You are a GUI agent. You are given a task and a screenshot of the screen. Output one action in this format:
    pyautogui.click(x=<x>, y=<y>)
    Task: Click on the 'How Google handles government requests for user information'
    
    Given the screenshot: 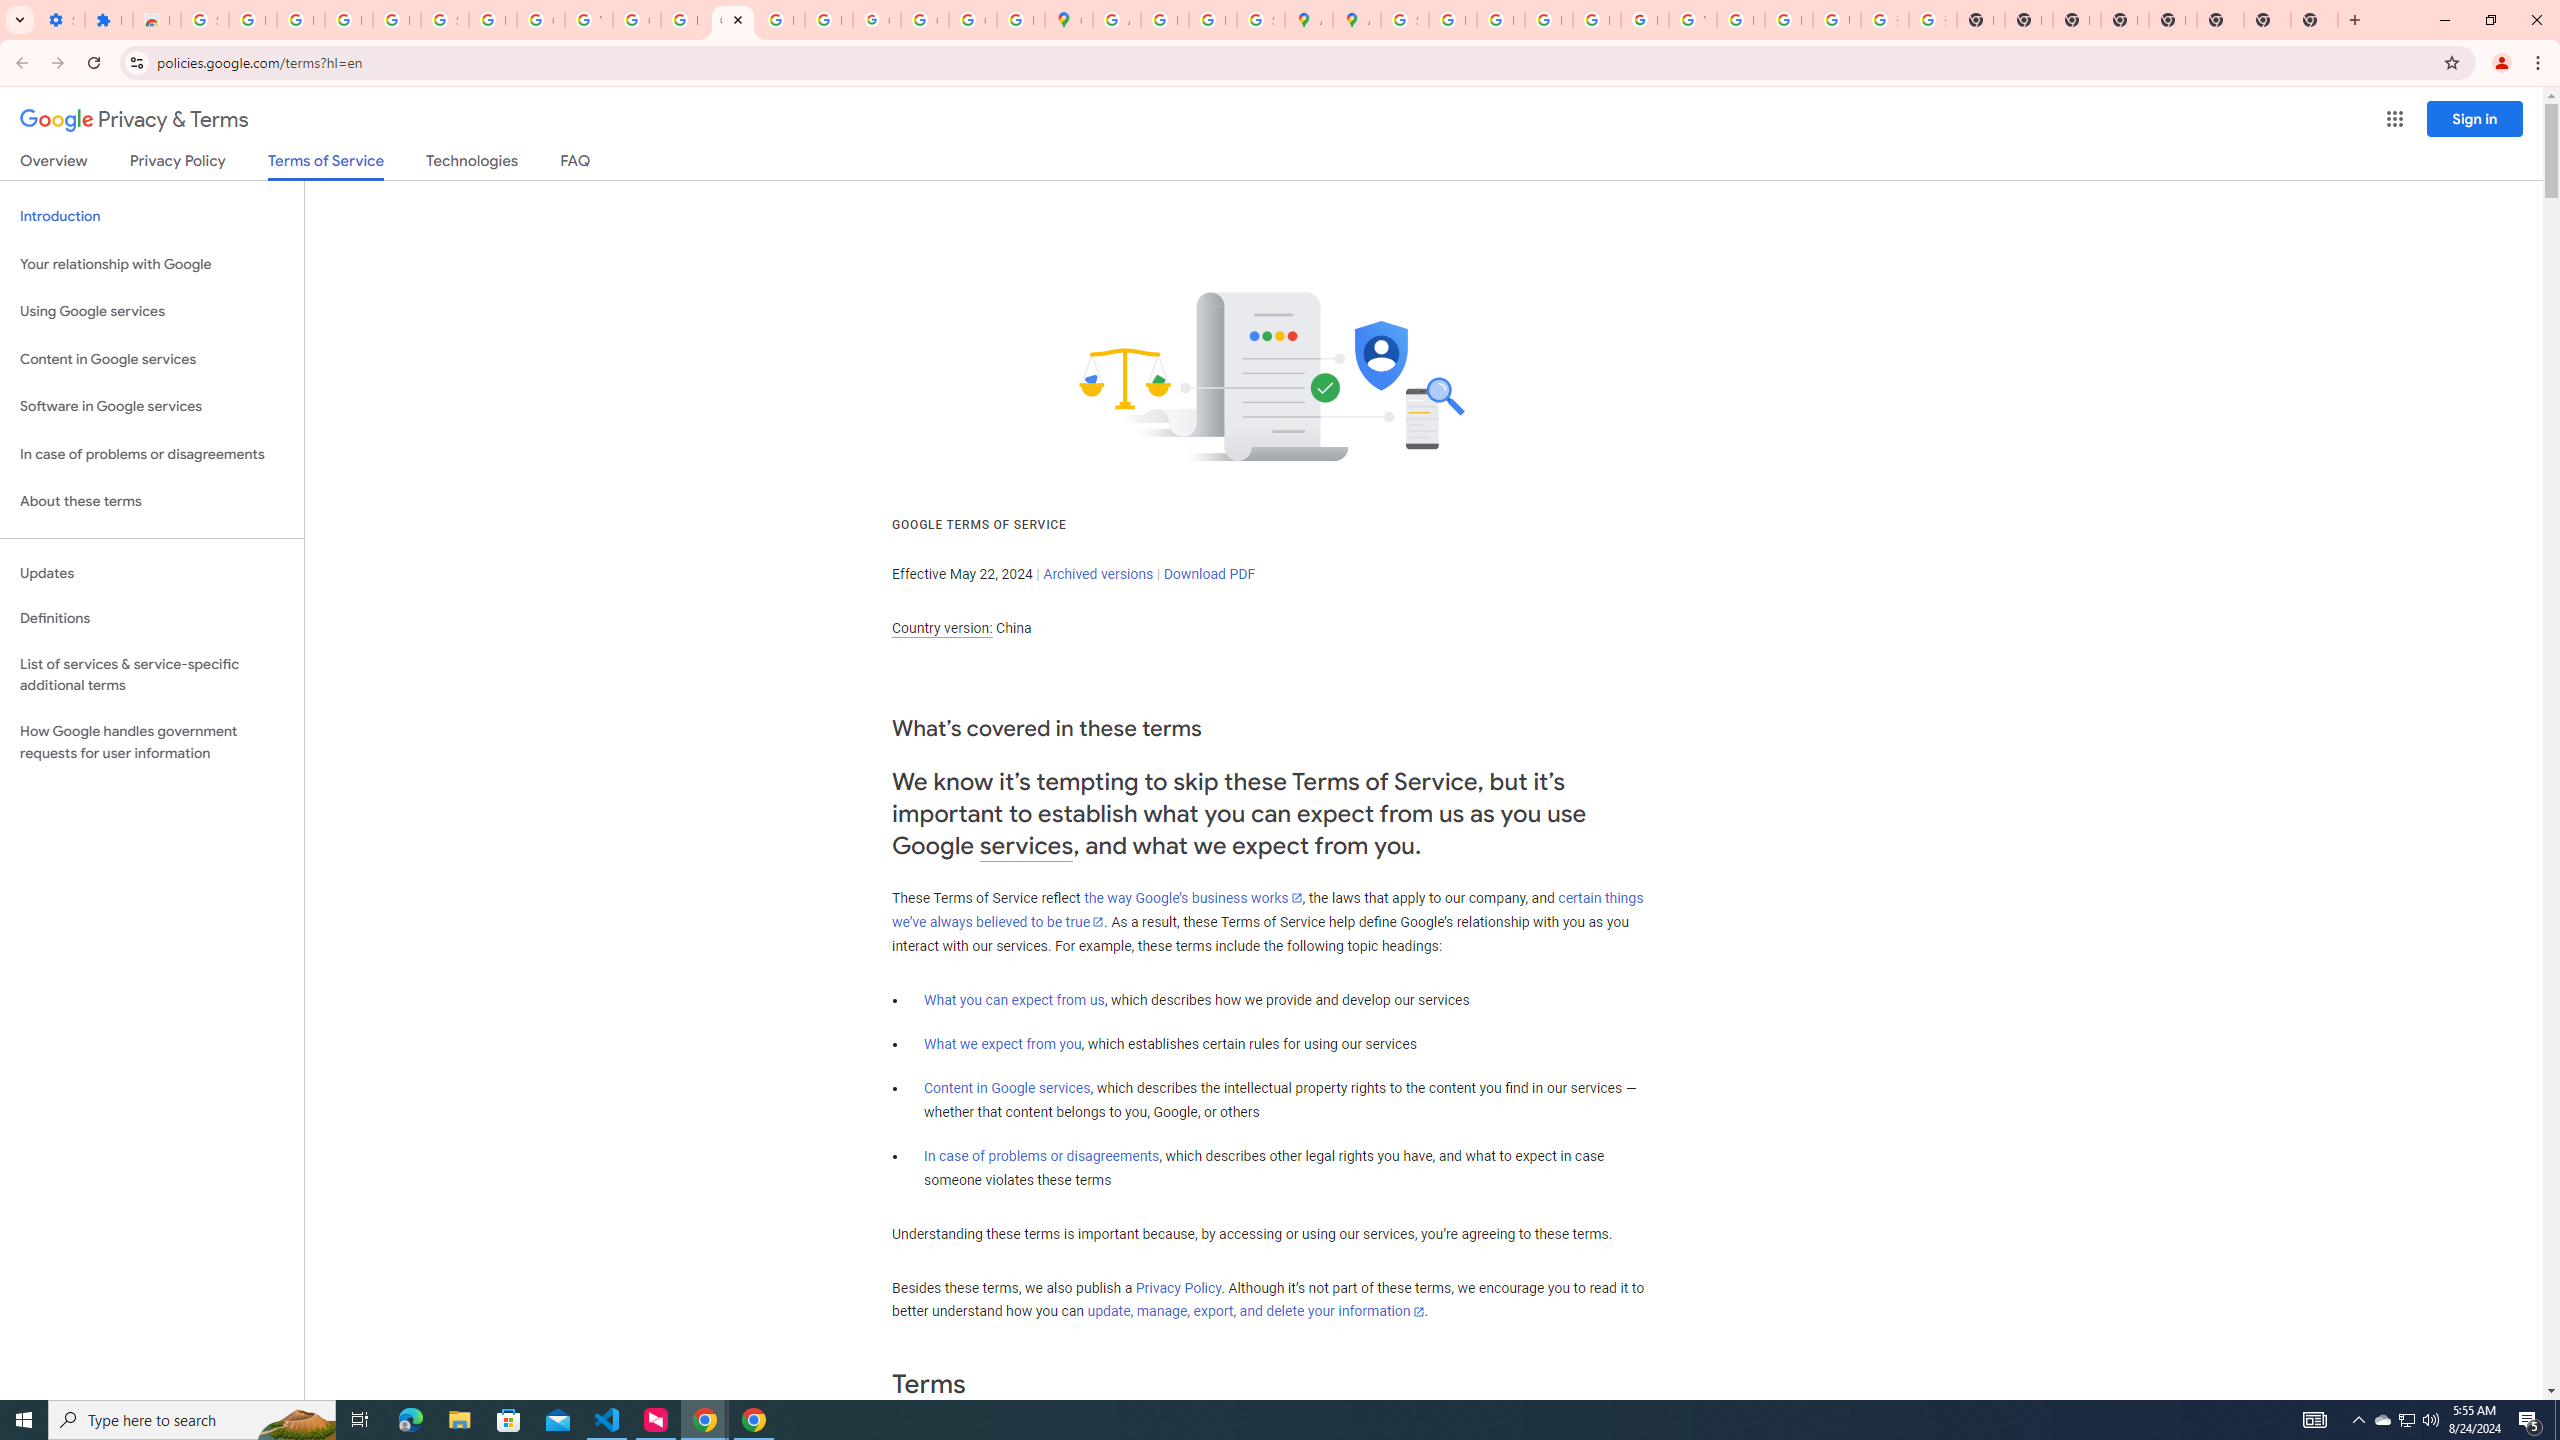 What is the action you would take?
    pyautogui.click(x=151, y=742)
    